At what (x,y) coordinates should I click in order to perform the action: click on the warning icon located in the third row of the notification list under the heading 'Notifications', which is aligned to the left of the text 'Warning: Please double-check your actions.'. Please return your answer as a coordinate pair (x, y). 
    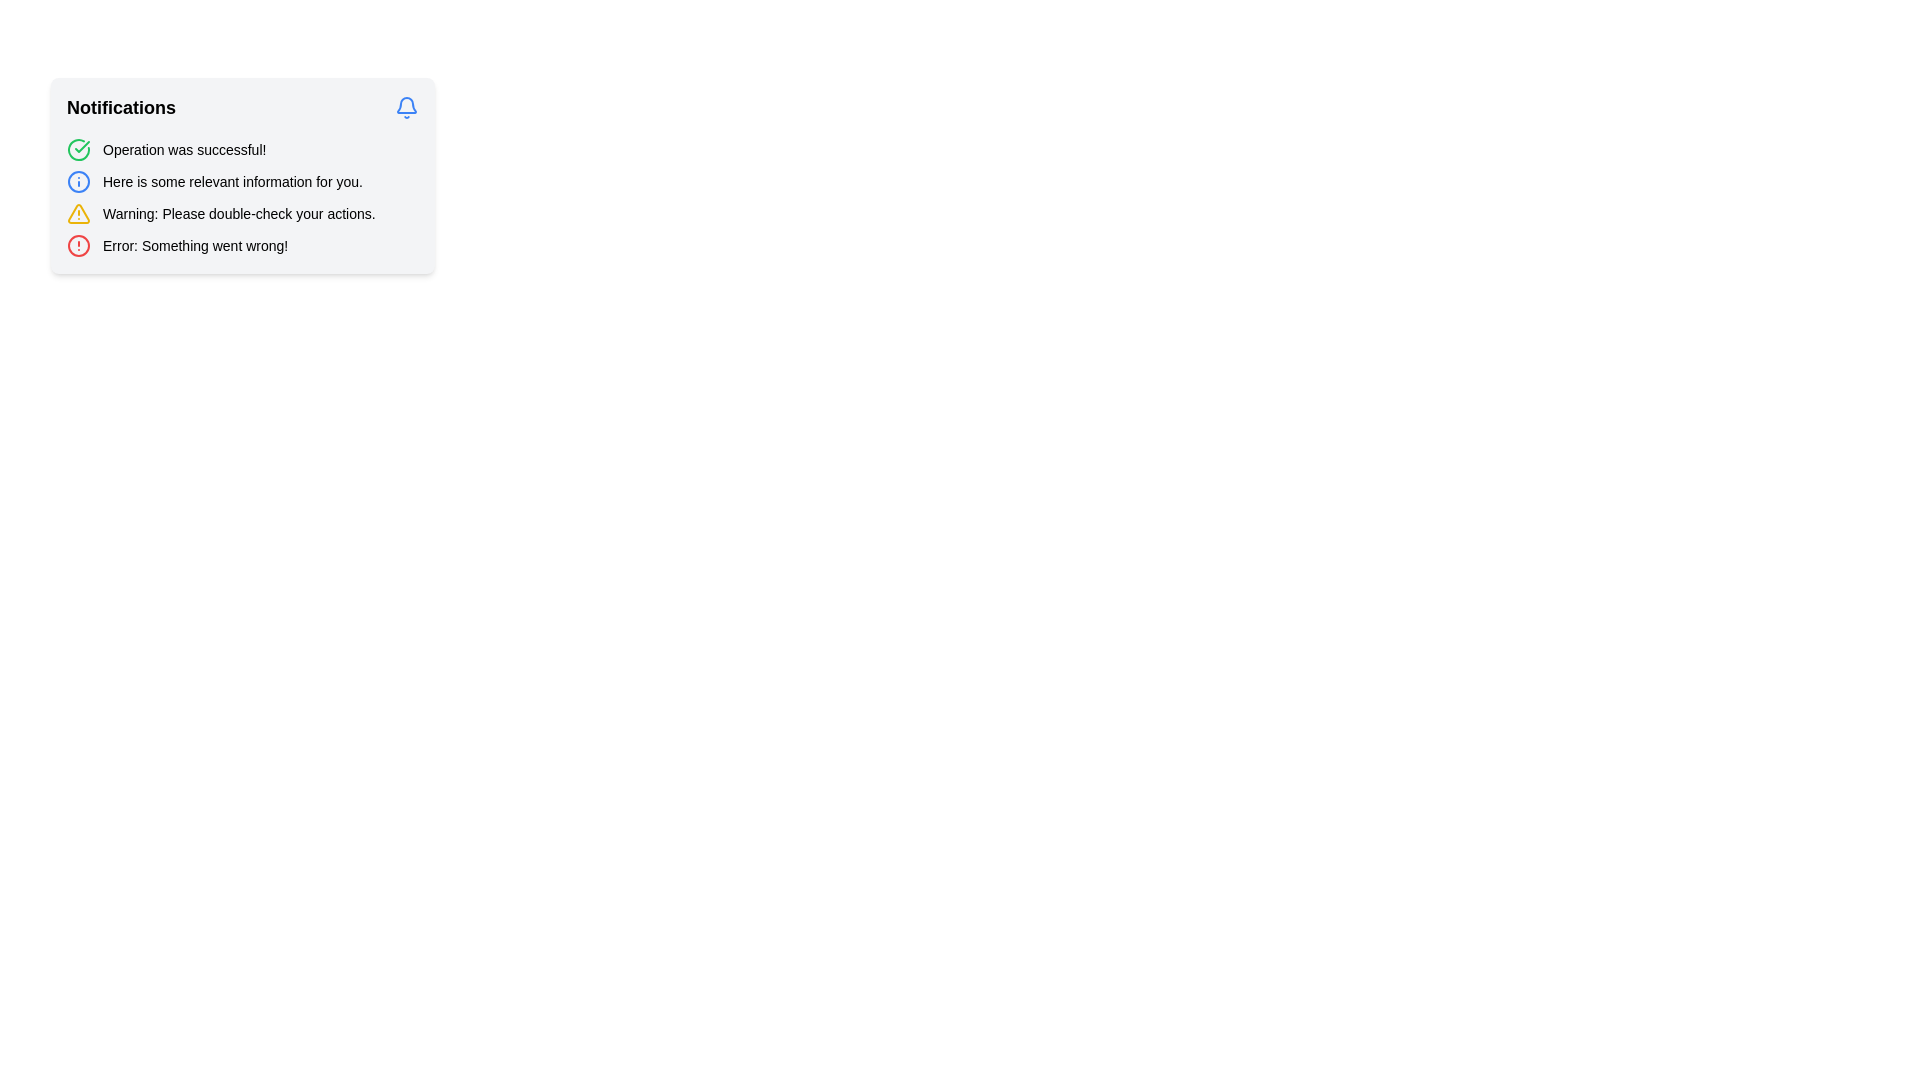
    Looking at the image, I should click on (78, 213).